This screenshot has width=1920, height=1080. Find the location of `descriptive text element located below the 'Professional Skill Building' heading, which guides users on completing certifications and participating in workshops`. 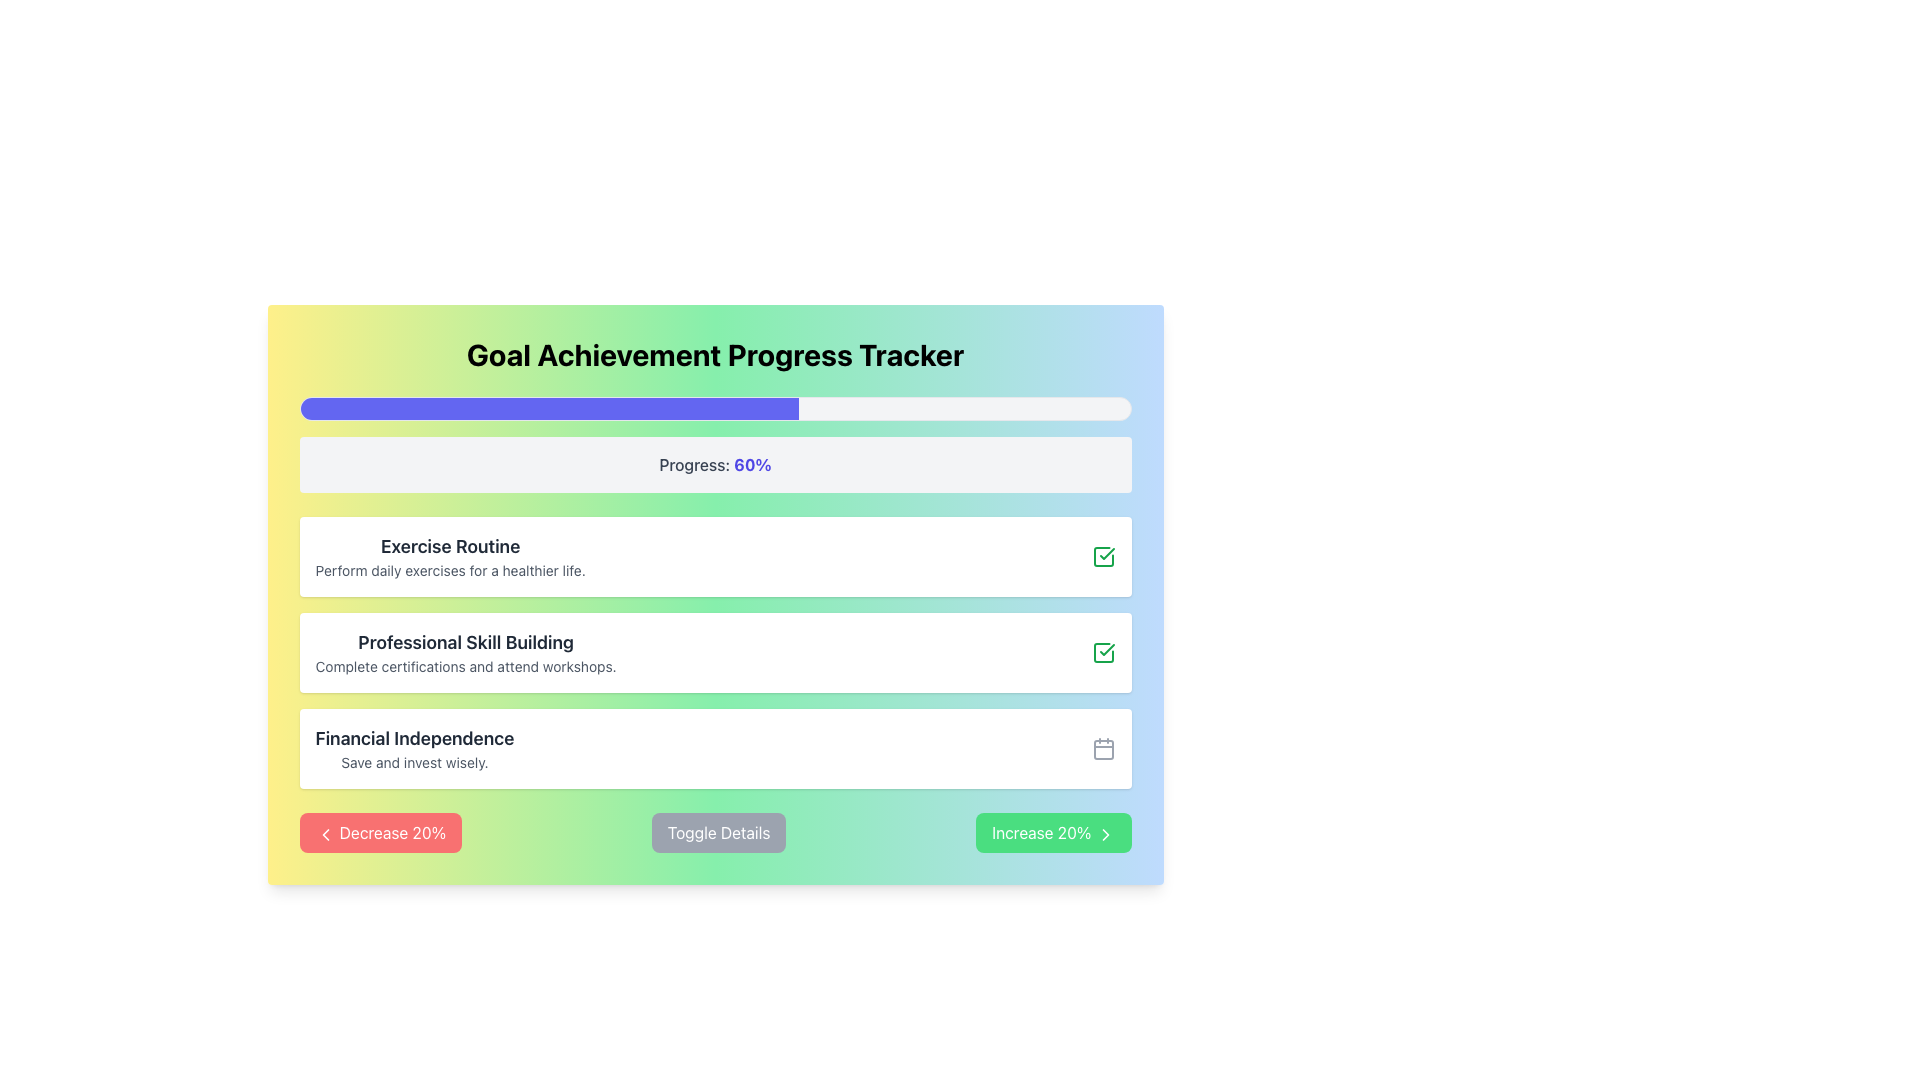

descriptive text element located below the 'Professional Skill Building' heading, which guides users on completing certifications and participating in workshops is located at coordinates (465, 667).